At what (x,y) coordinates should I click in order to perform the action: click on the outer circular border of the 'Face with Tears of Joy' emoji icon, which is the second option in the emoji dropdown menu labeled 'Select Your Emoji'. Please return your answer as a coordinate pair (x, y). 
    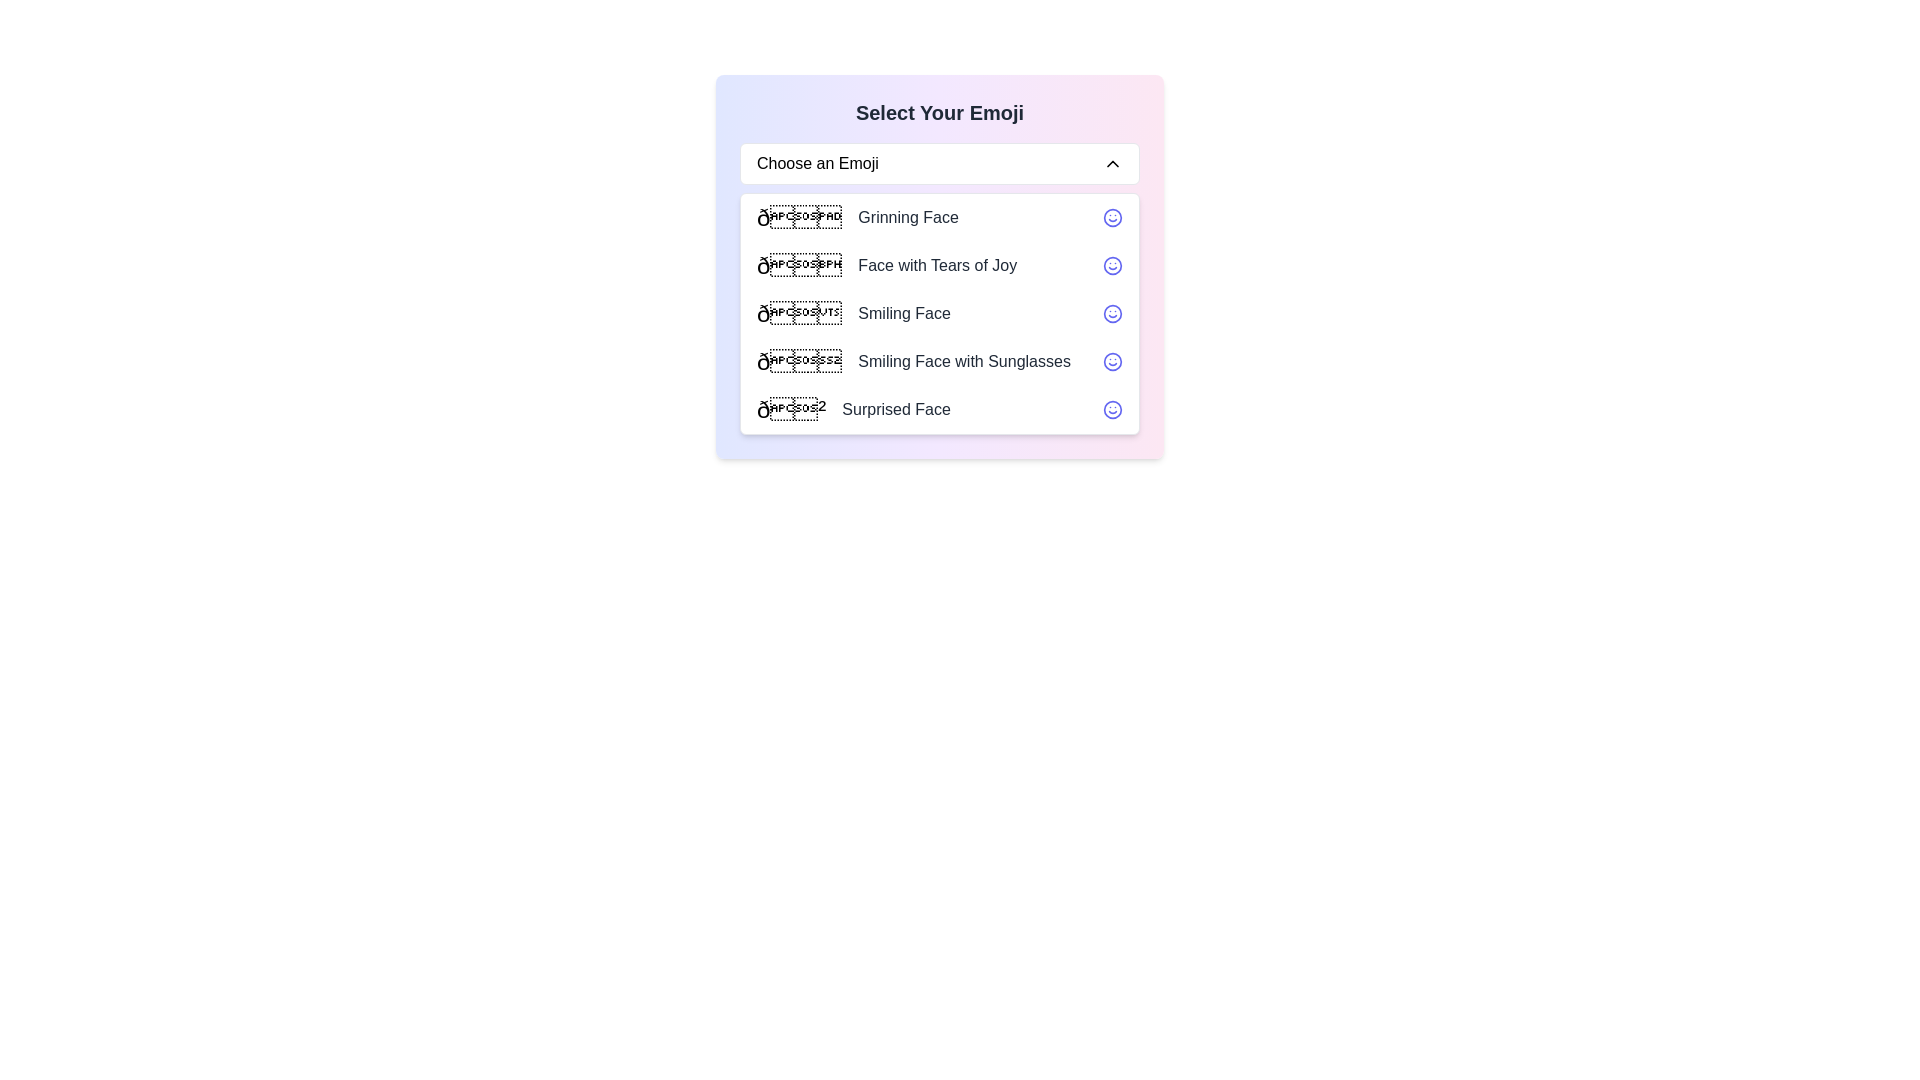
    Looking at the image, I should click on (1112, 265).